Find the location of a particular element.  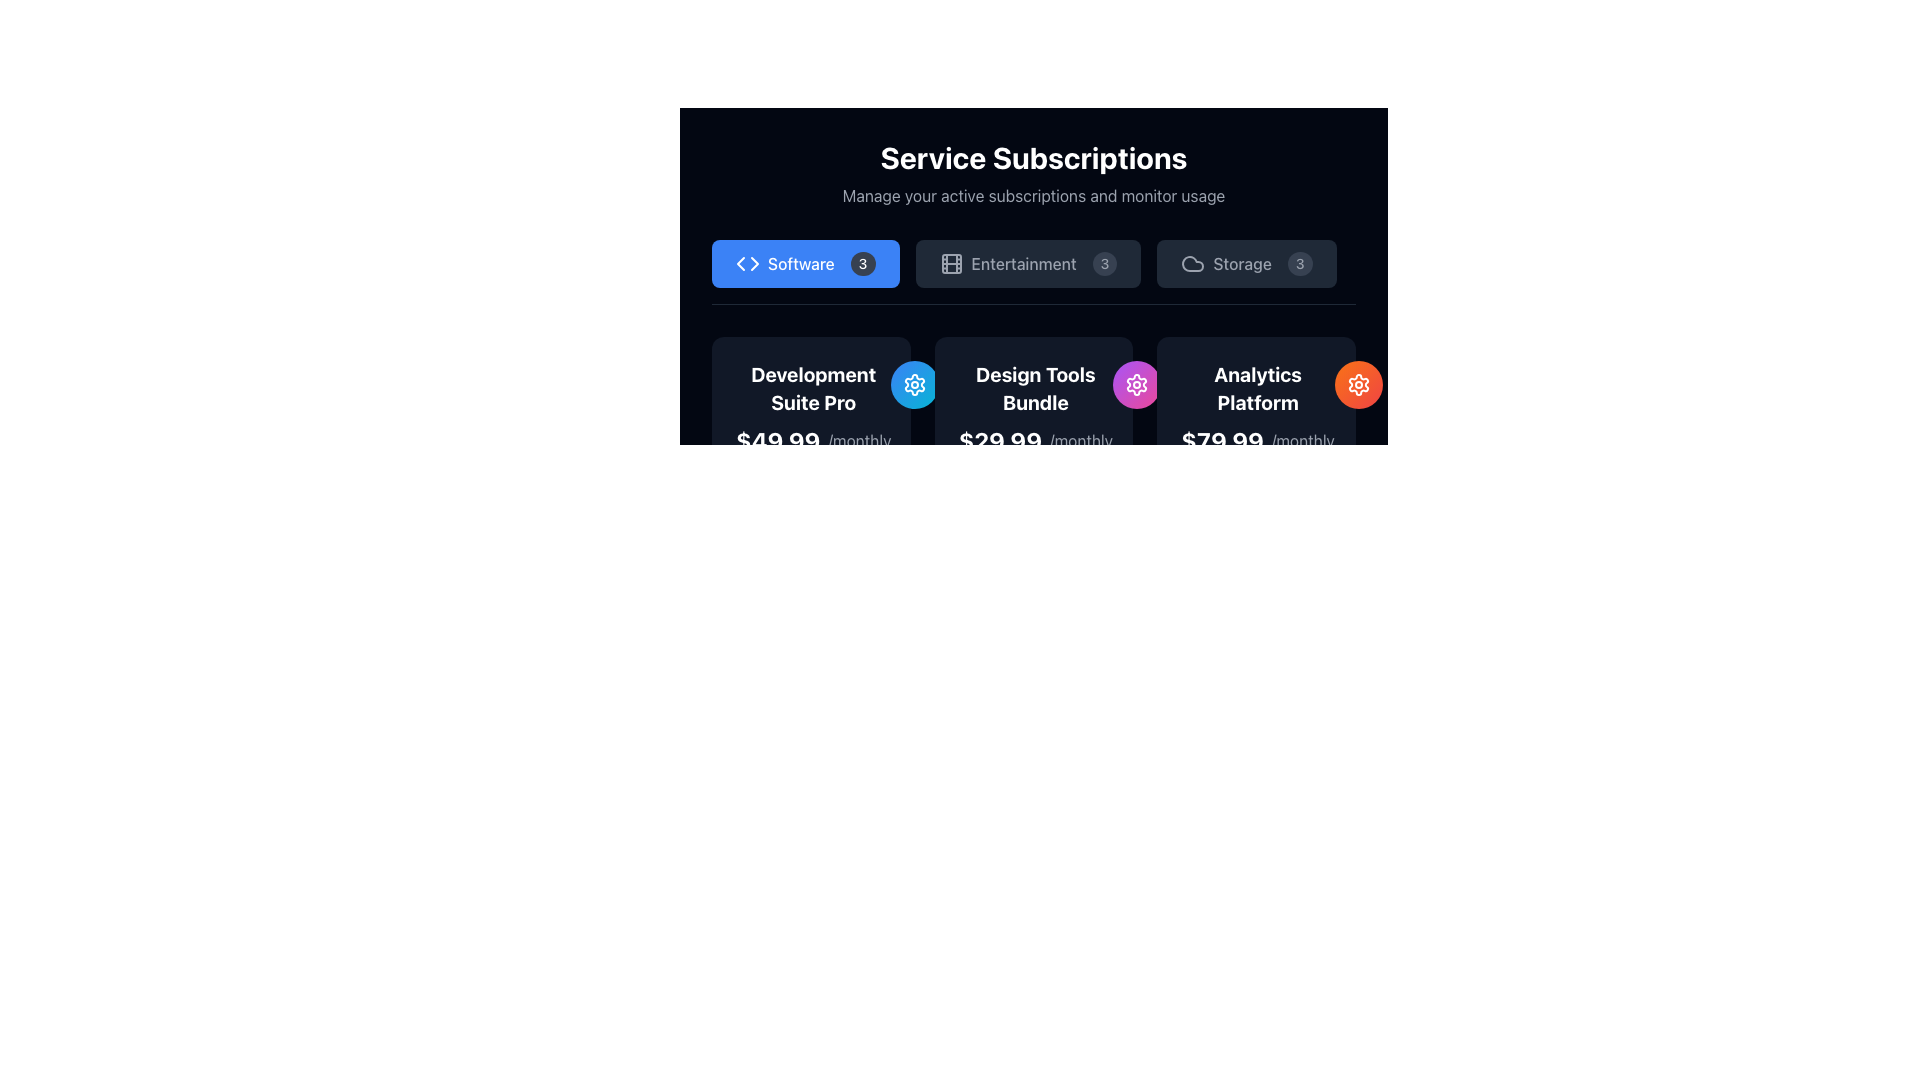

the database icon that is styled as a small graphic with a stack-like design, positioned to the left of the '25GB' text is located at coordinates (1049, 560).